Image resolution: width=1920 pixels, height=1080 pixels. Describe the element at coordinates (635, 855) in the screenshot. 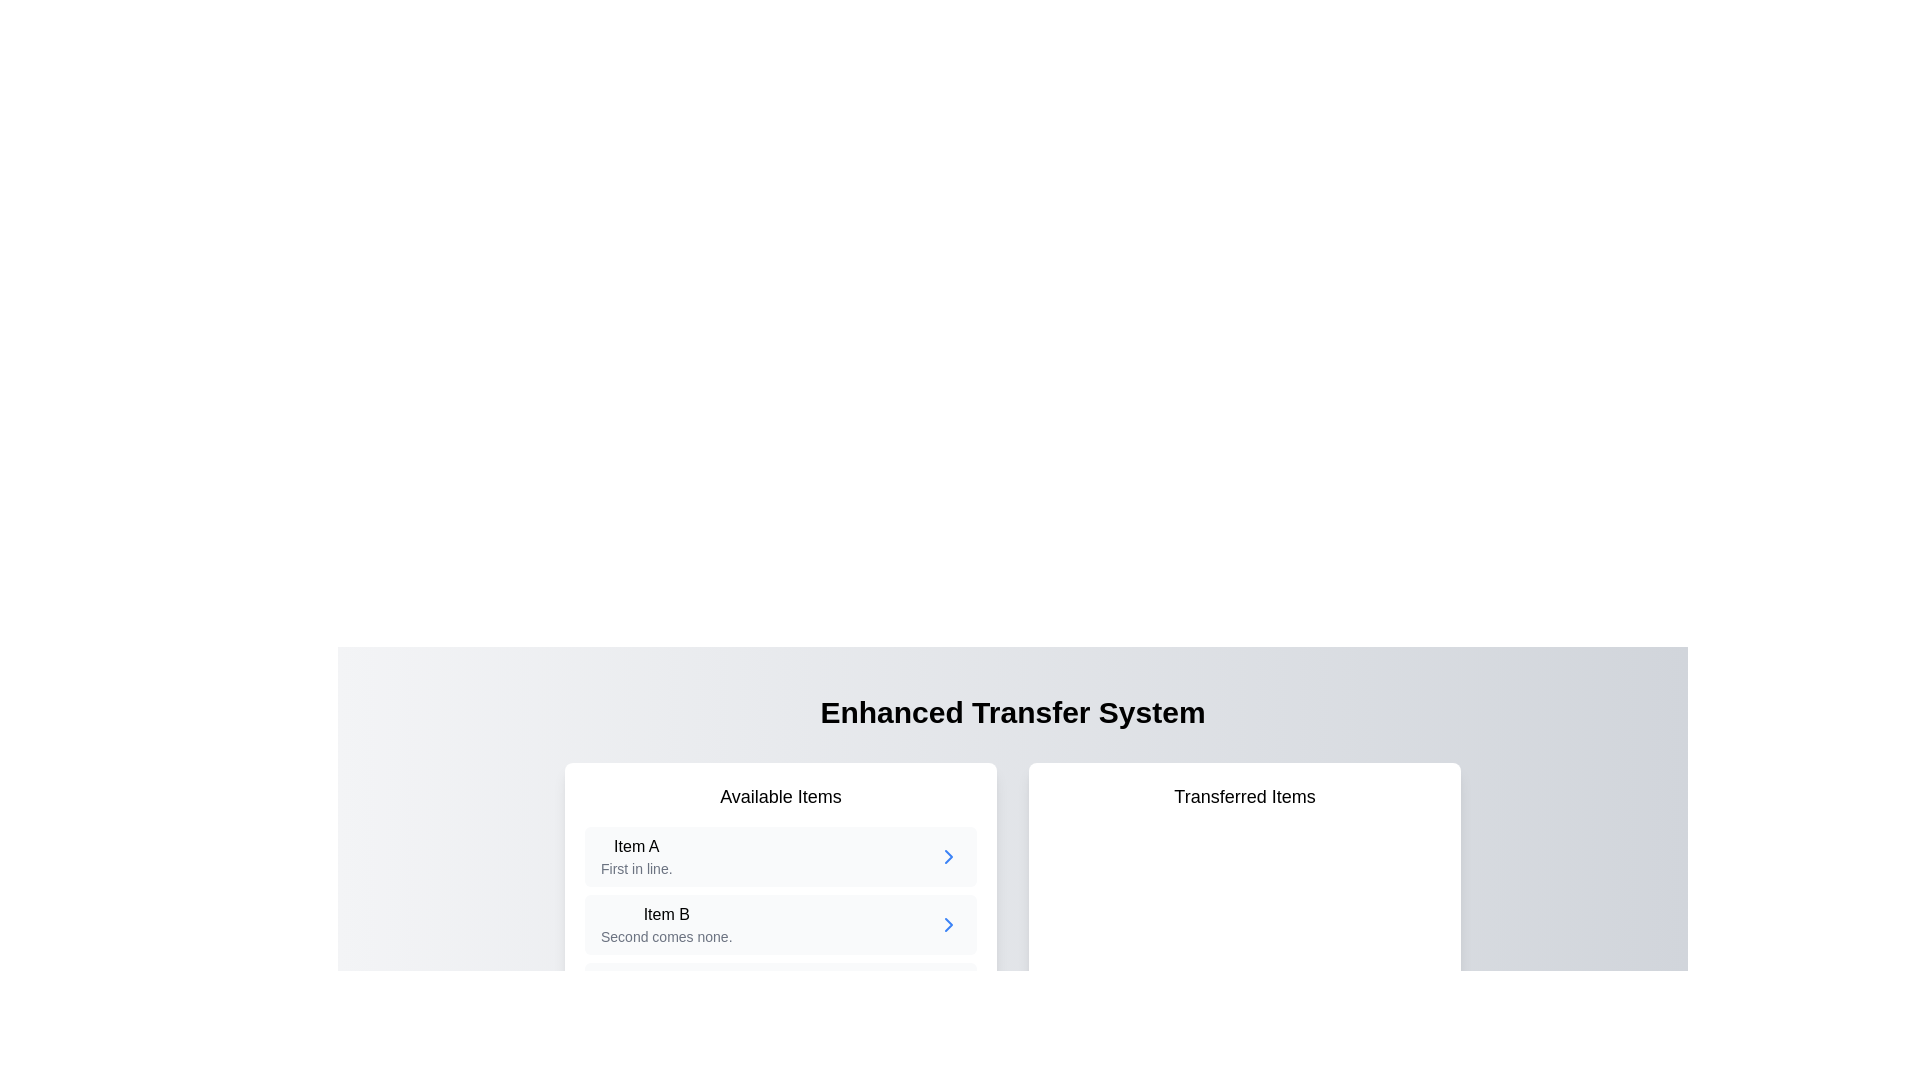

I see `the label displaying 'Item A' in bold with the description 'First in line.' in gray, located in the 'Available Items' section as the first item in the list` at that location.